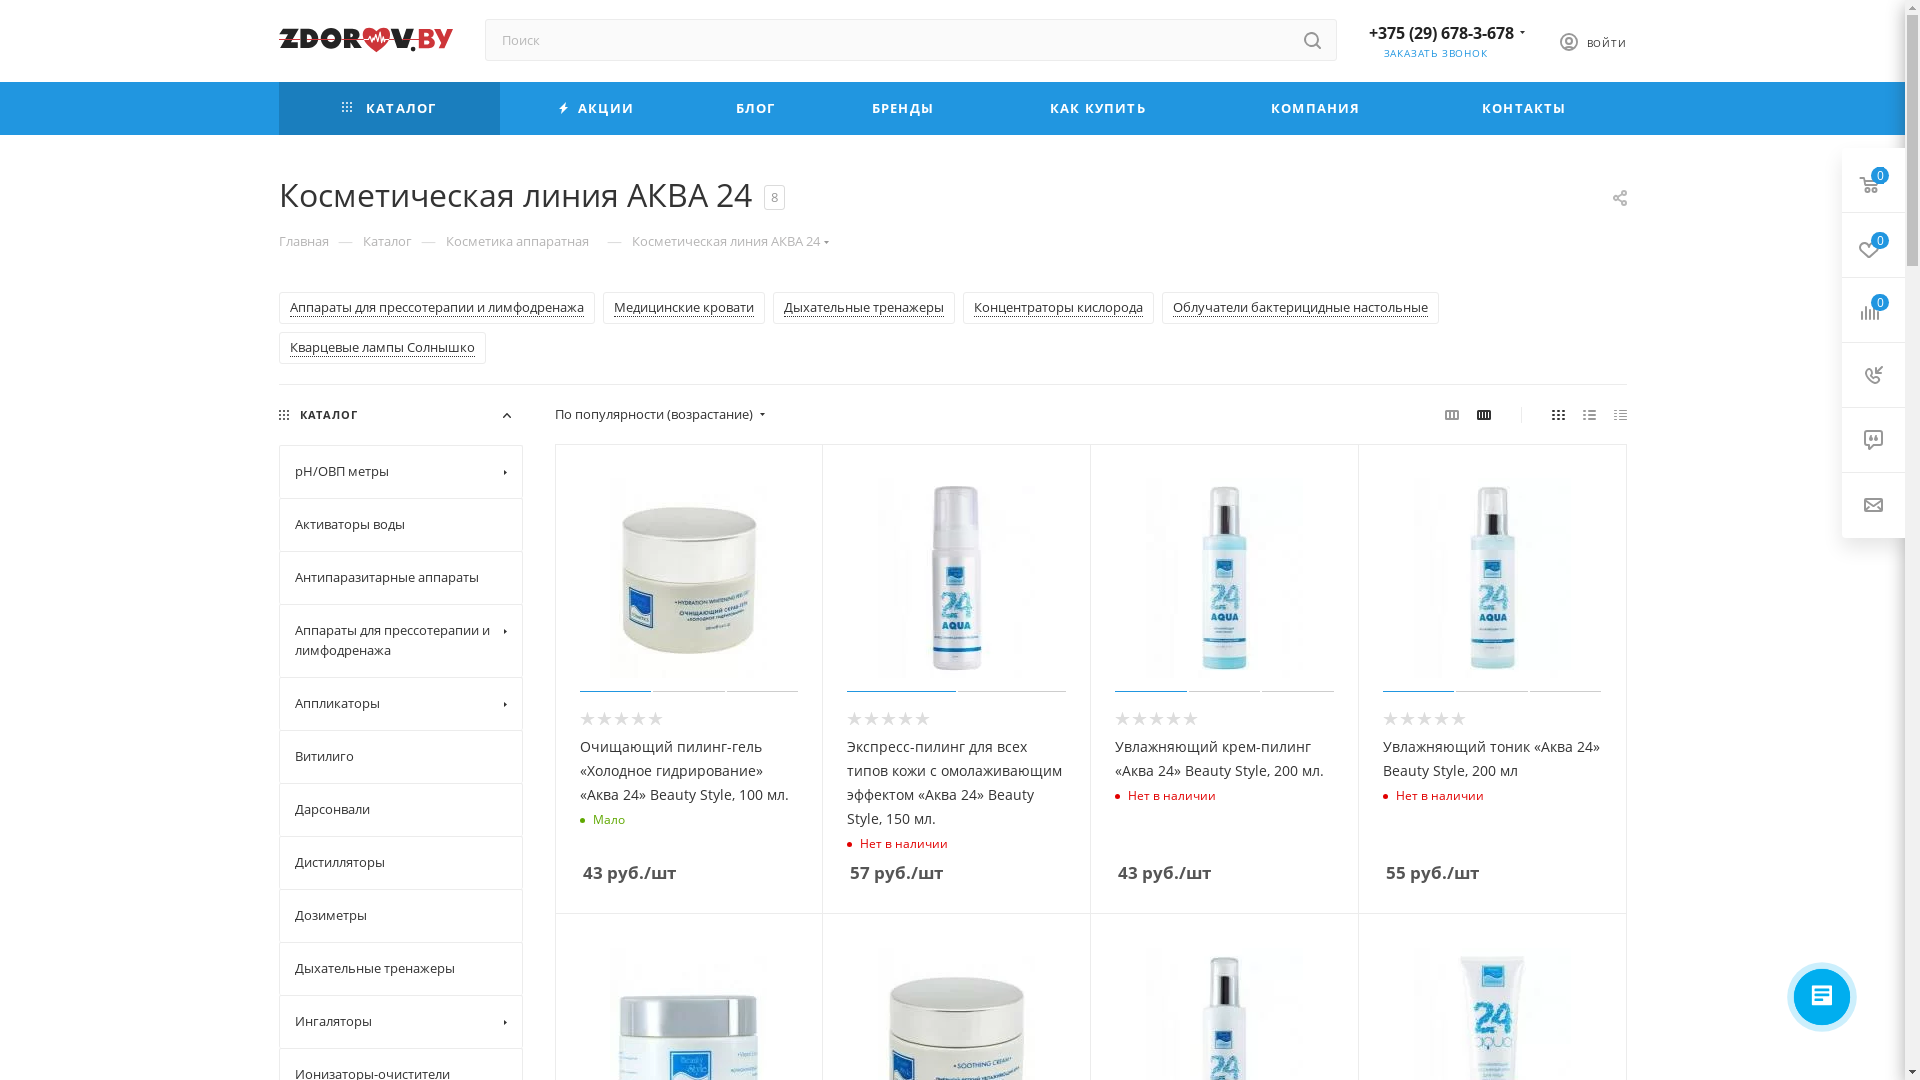  I want to click on 'zdorov.by', so click(364, 39).